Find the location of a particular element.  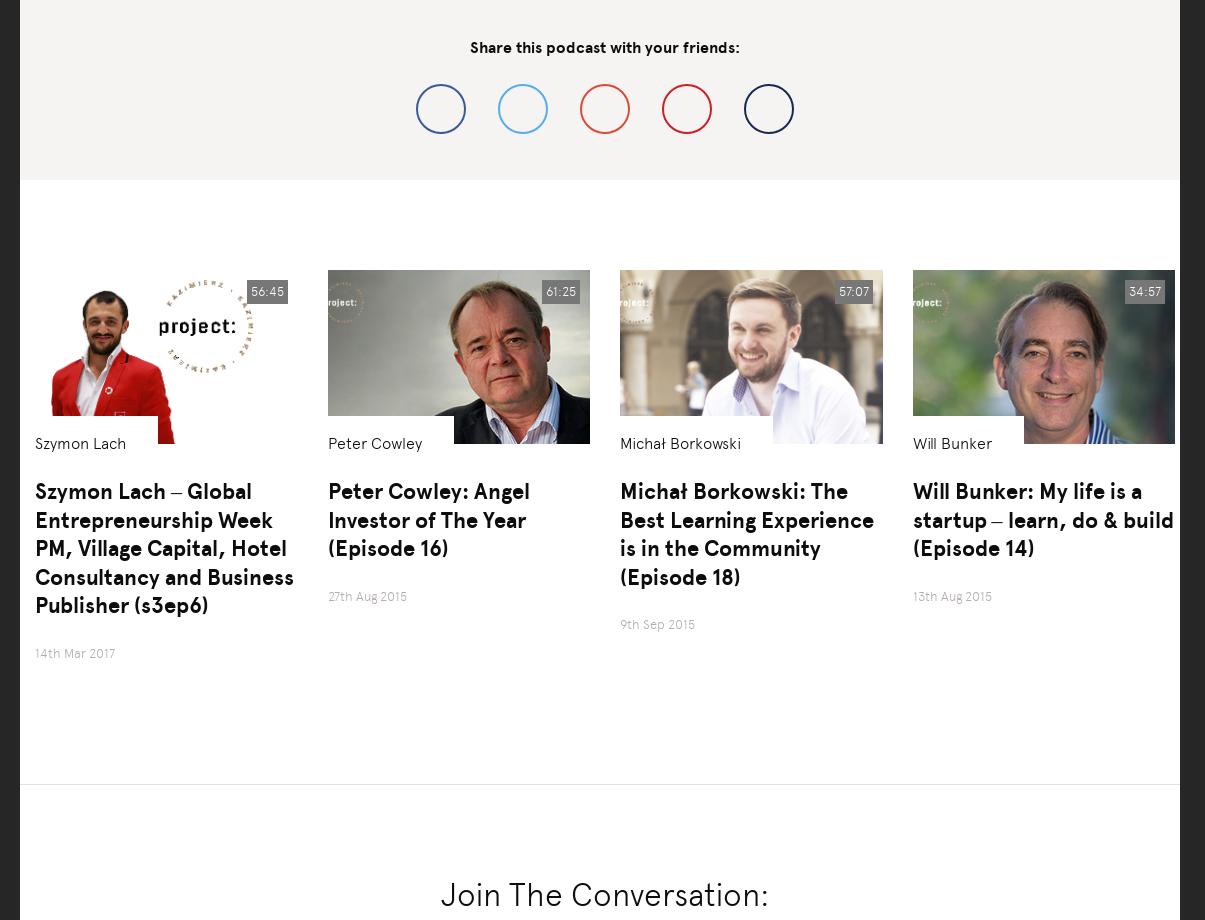

'Peter Cowley: Angel Investor of The Year (Episode 16)' is located at coordinates (326, 519).